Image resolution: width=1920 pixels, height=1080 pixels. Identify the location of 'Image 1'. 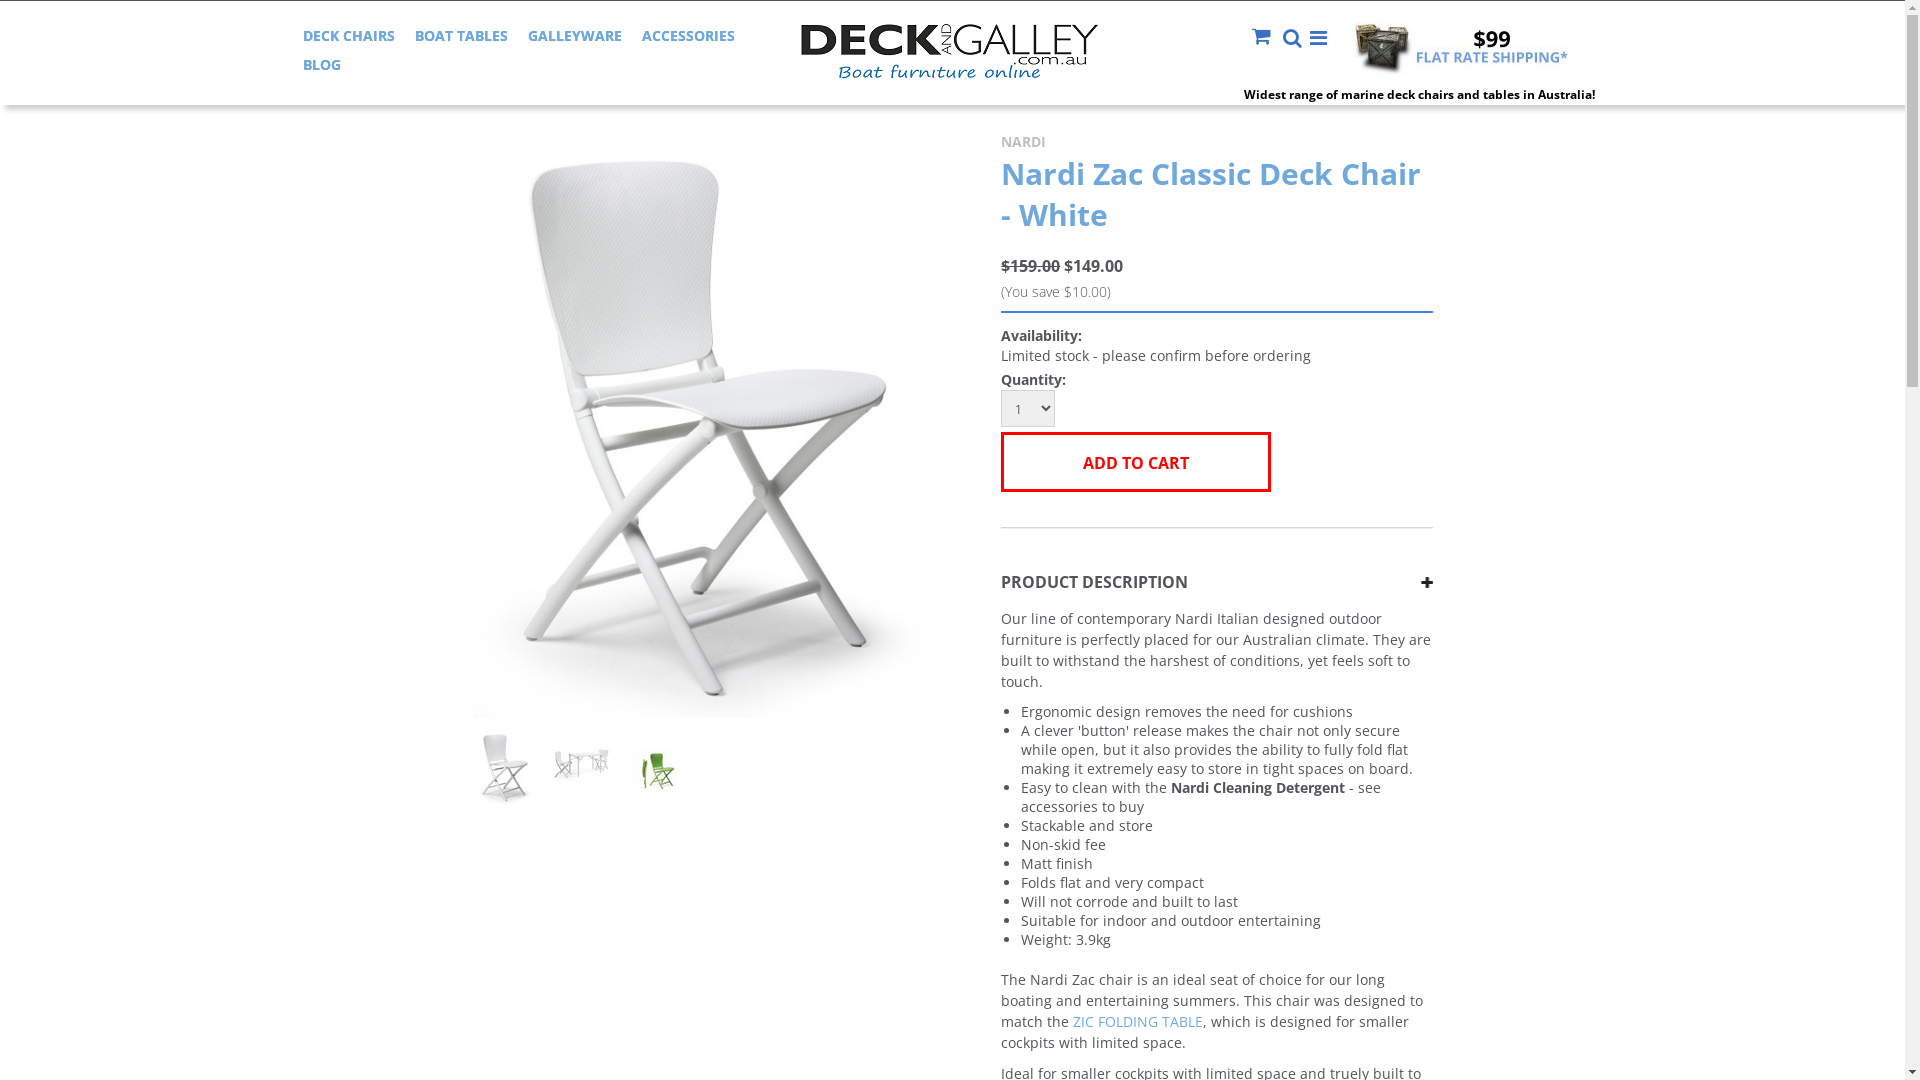
(711, 423).